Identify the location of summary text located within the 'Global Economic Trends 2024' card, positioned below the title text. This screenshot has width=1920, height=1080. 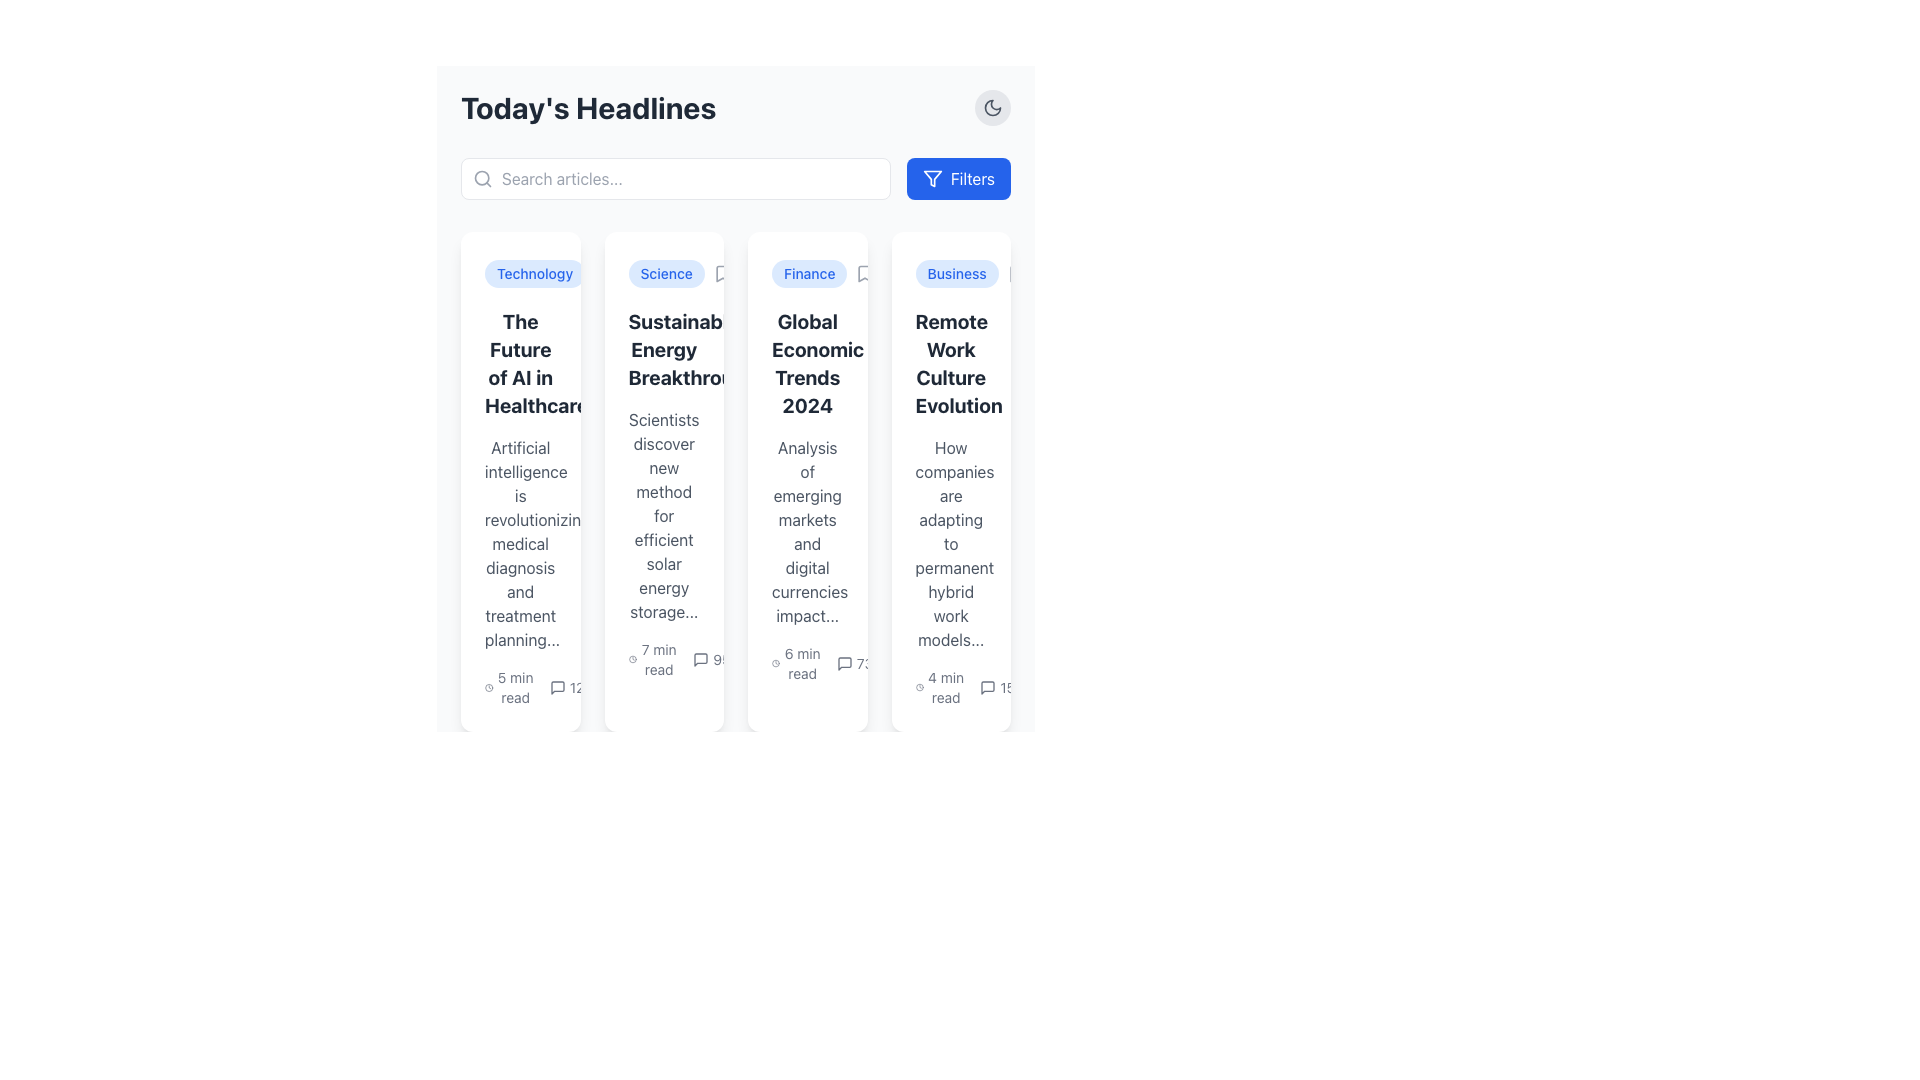
(807, 531).